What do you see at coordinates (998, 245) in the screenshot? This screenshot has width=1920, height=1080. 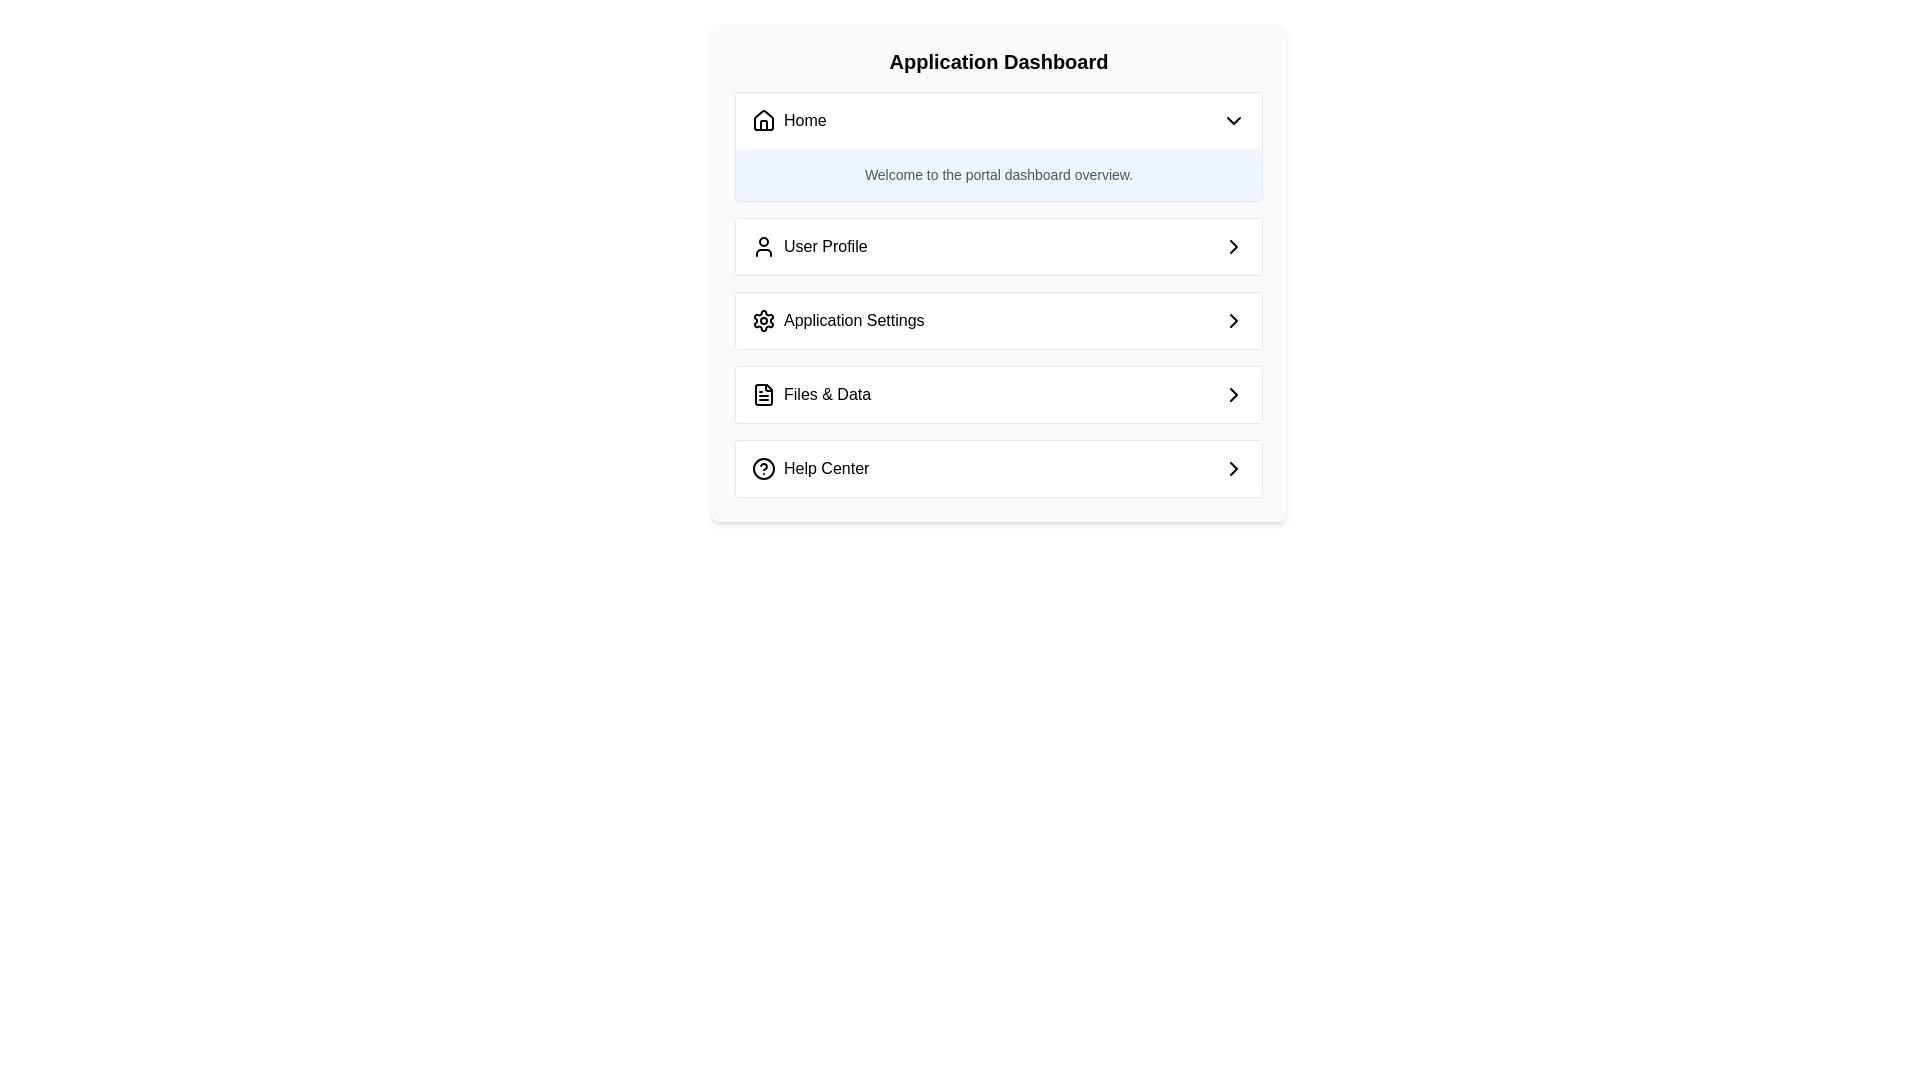 I see `the 'User Profile' button, which is the second item in the vertical list below 'Application Dashboard' and above 'Application Settings'` at bounding box center [998, 245].